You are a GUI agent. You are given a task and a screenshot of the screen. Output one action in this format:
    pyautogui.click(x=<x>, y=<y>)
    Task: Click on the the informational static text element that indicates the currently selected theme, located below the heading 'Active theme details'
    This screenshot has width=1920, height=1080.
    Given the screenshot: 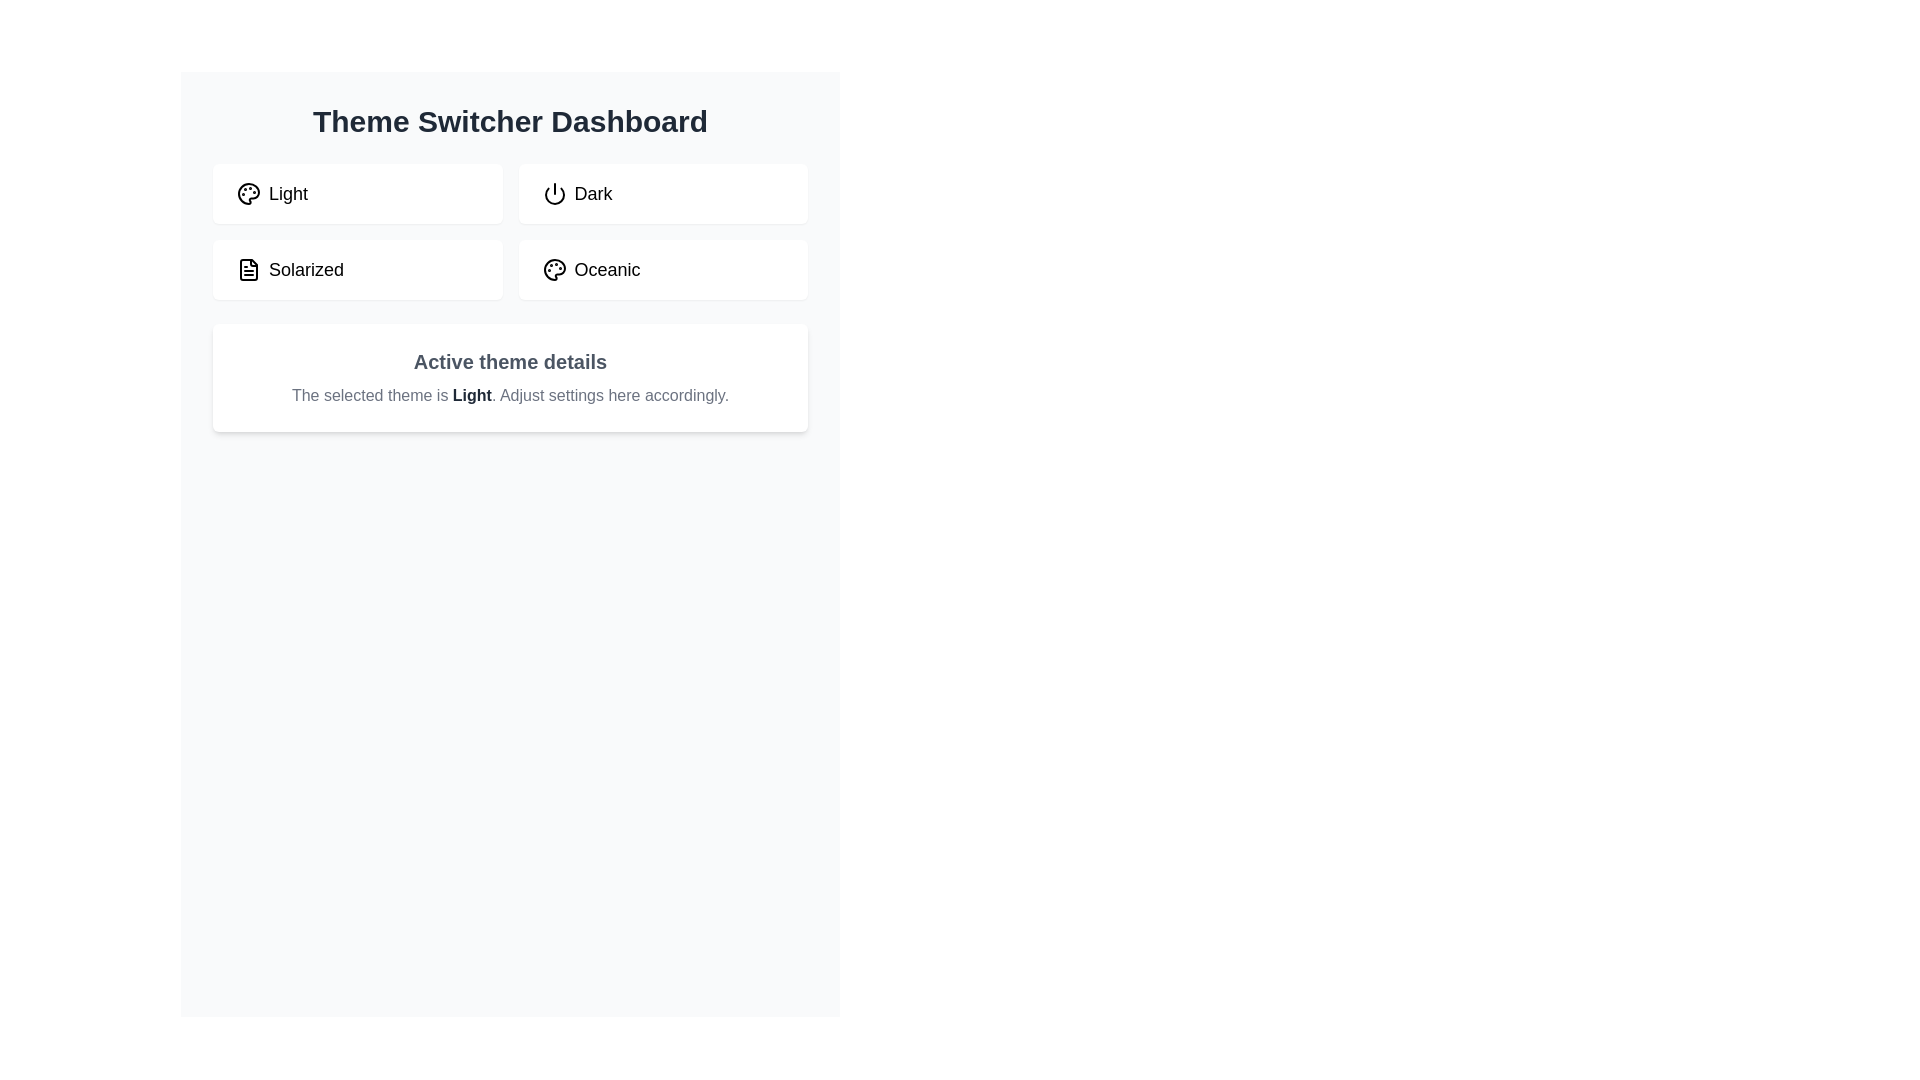 What is the action you would take?
    pyautogui.click(x=510, y=396)
    